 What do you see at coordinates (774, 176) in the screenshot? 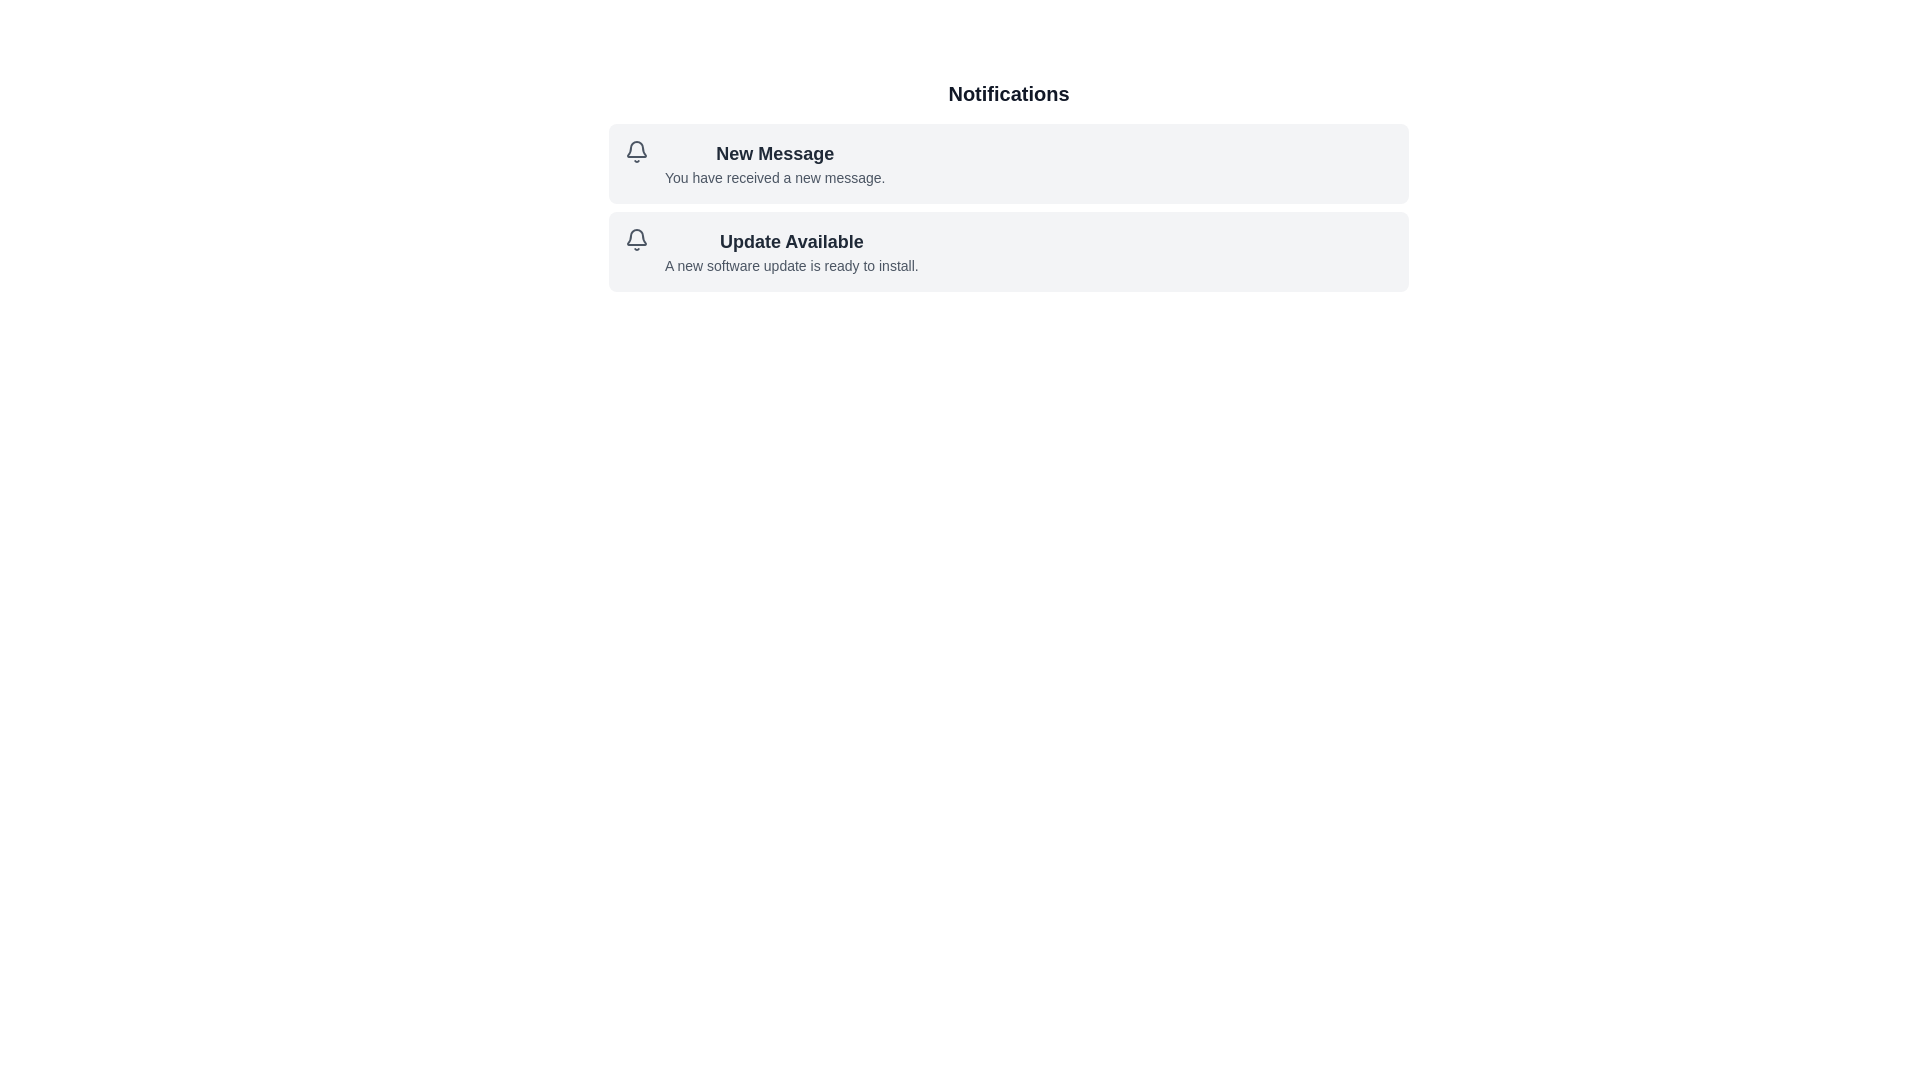
I see `the text label that provides additional information about the notification titled 'New Message', located below the title within the notifications section` at bounding box center [774, 176].